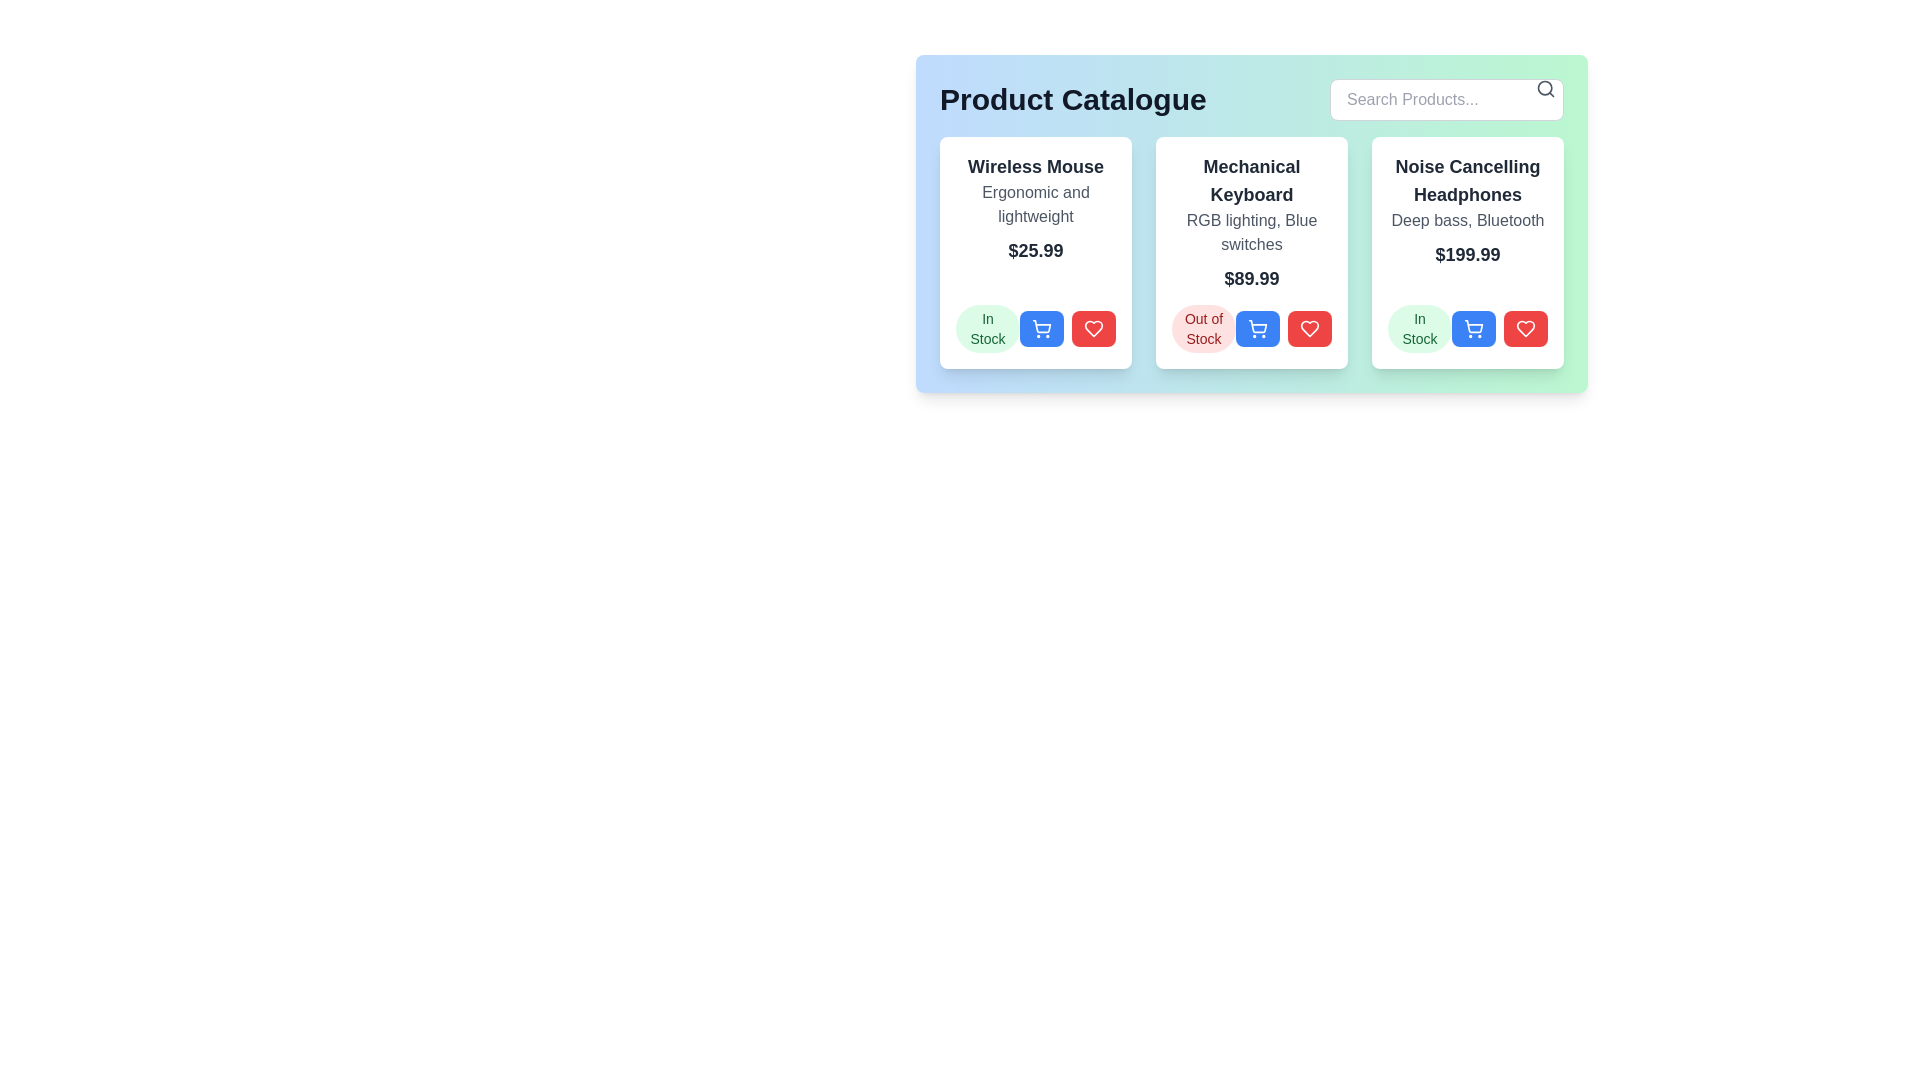 The height and width of the screenshot is (1080, 1920). What do you see at coordinates (1468, 253) in the screenshot?
I see `the price display for 'Noise Cancelling Headphones', which is a static text element located at the bottom-center of the rightmost panel of the product card` at bounding box center [1468, 253].